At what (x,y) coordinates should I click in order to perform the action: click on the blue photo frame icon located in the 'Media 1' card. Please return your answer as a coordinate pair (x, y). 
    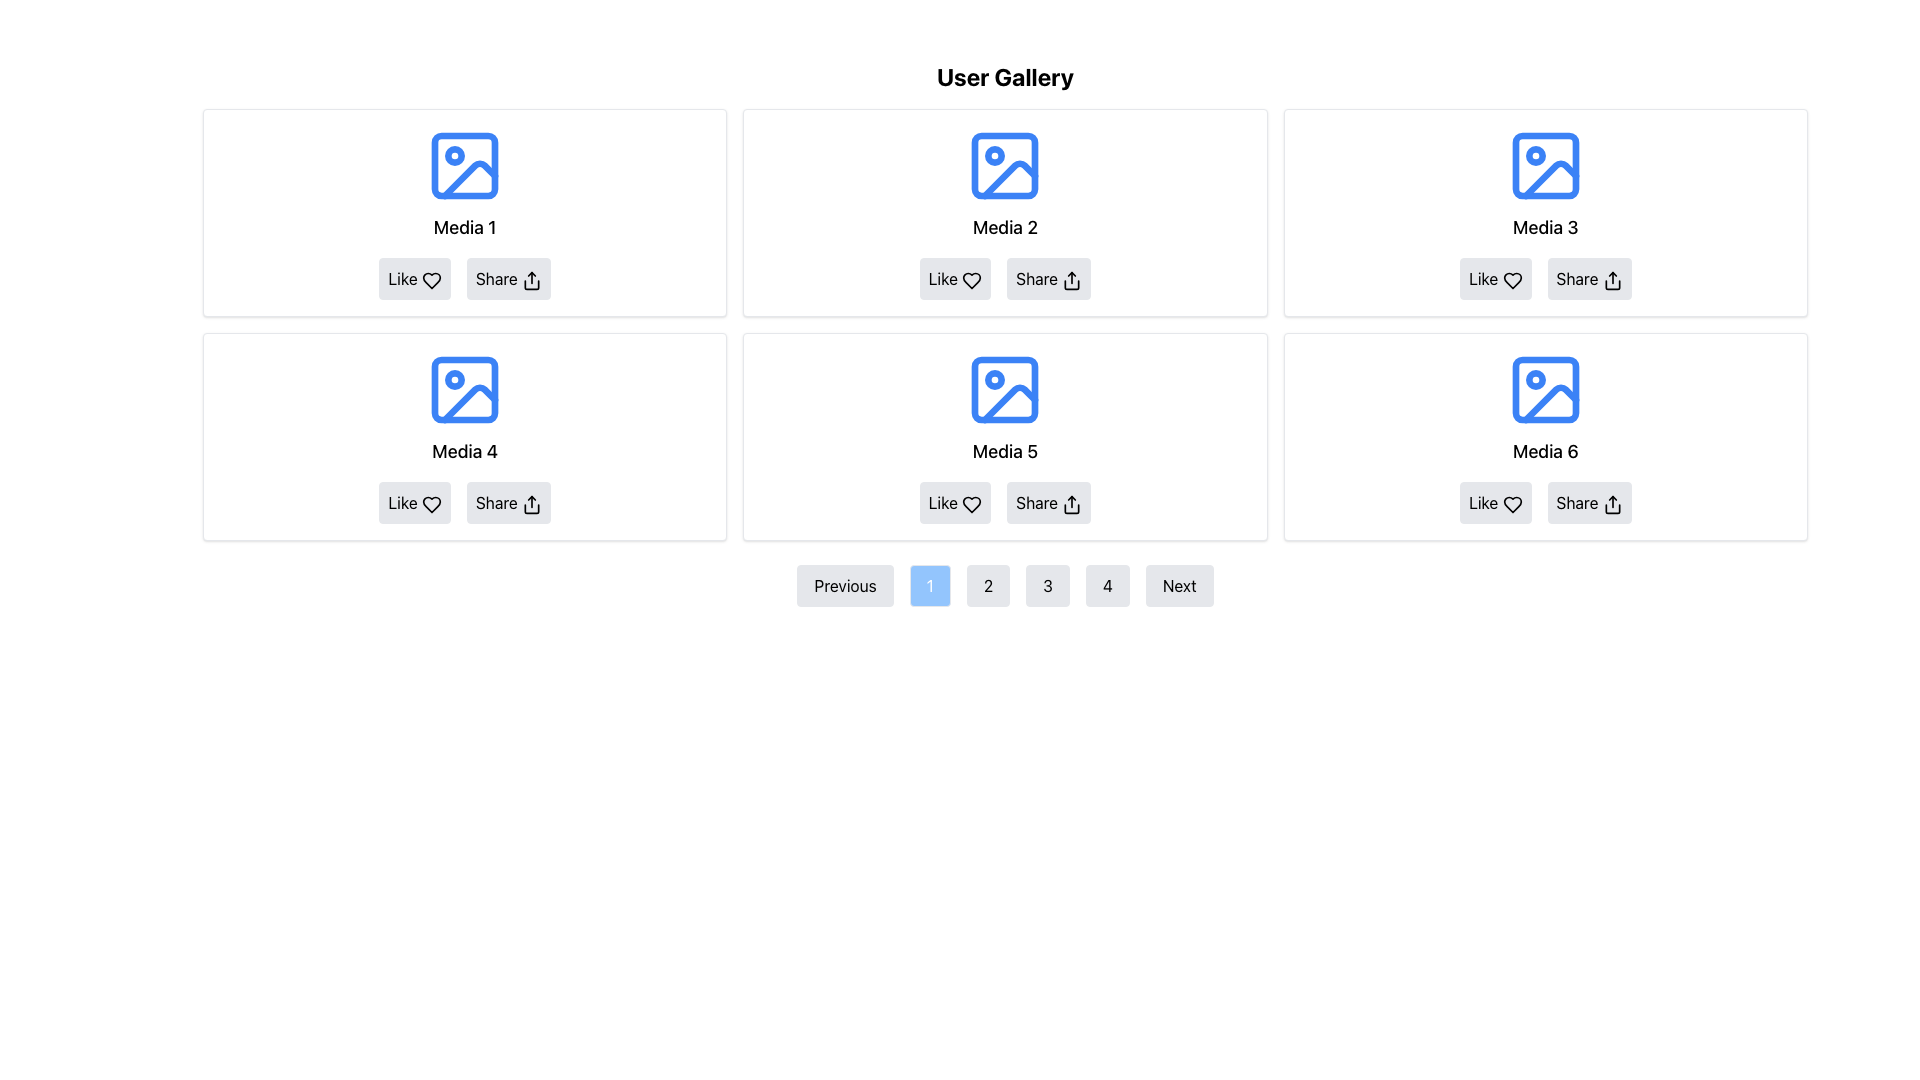
    Looking at the image, I should click on (464, 164).